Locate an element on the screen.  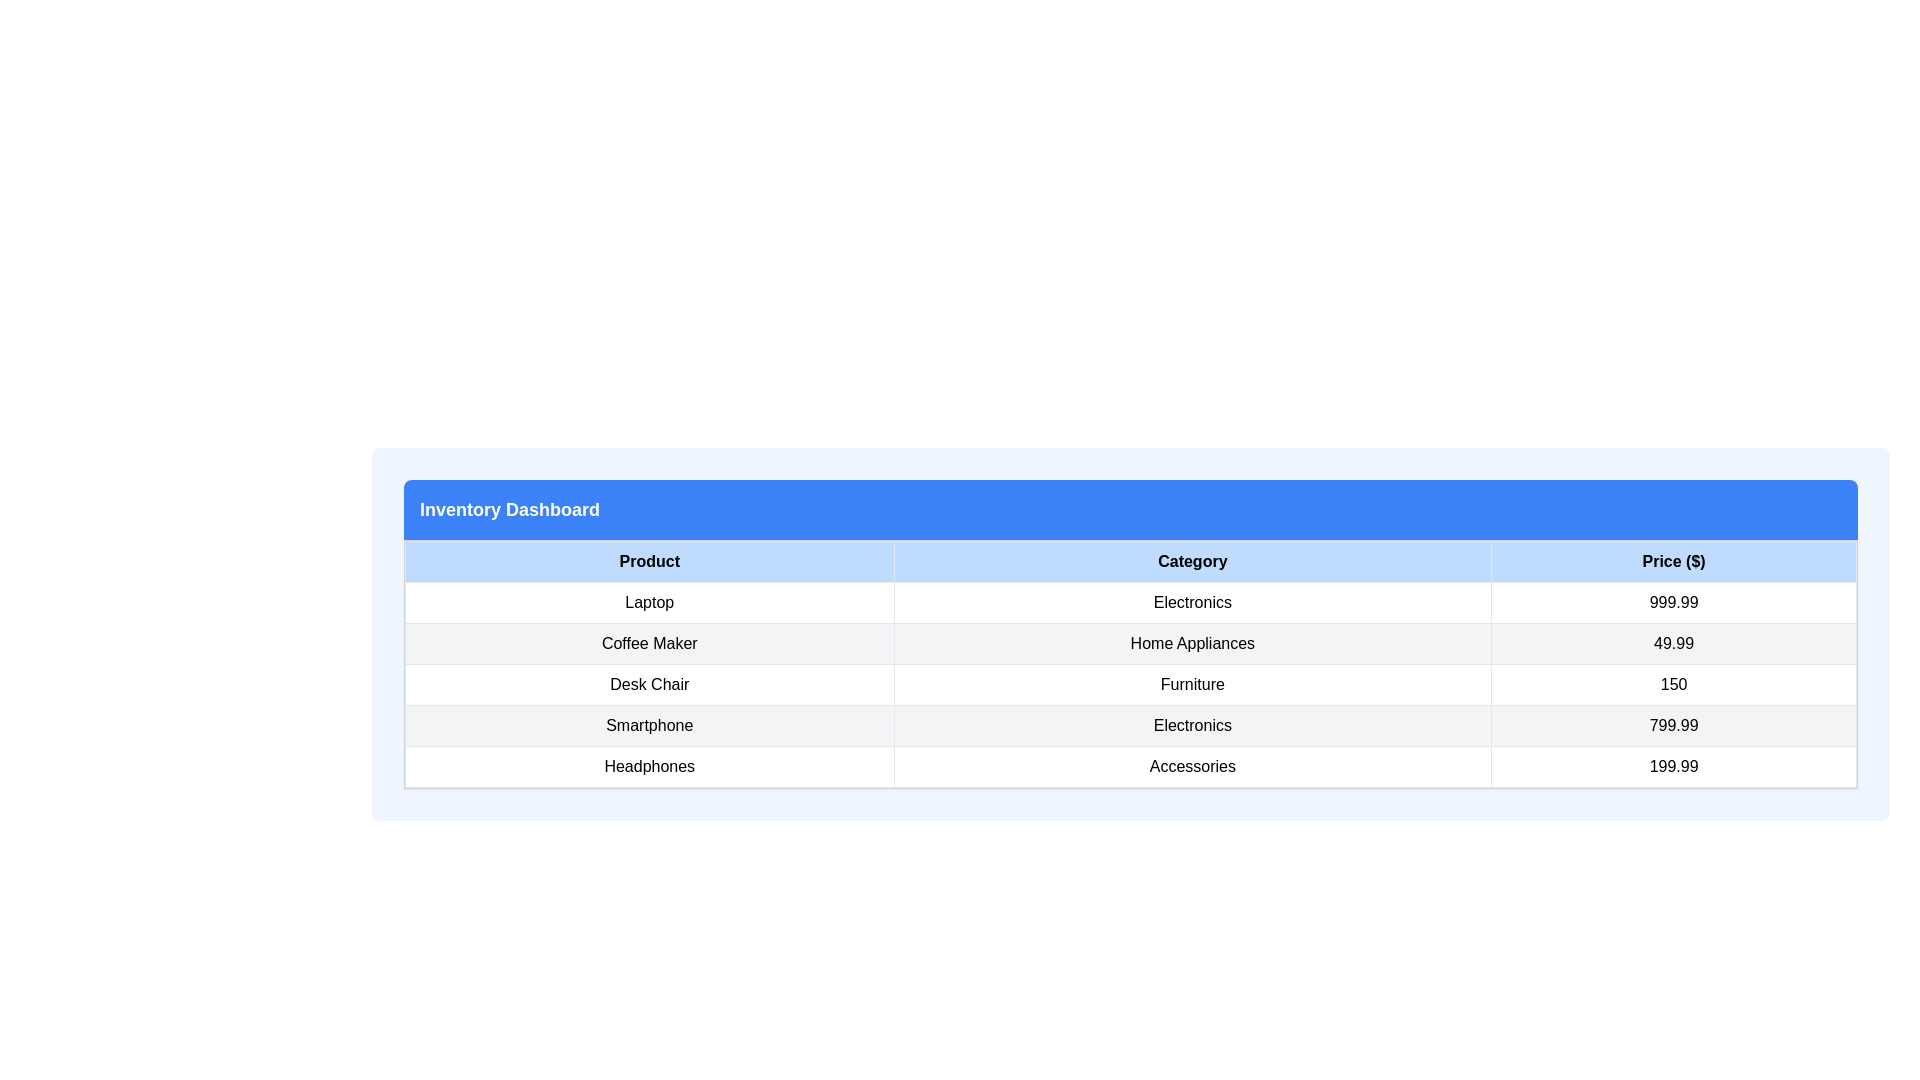
the static text displaying the price of the product labeled 'Smartphone' in the table under the 'Price ($)' column is located at coordinates (1674, 725).